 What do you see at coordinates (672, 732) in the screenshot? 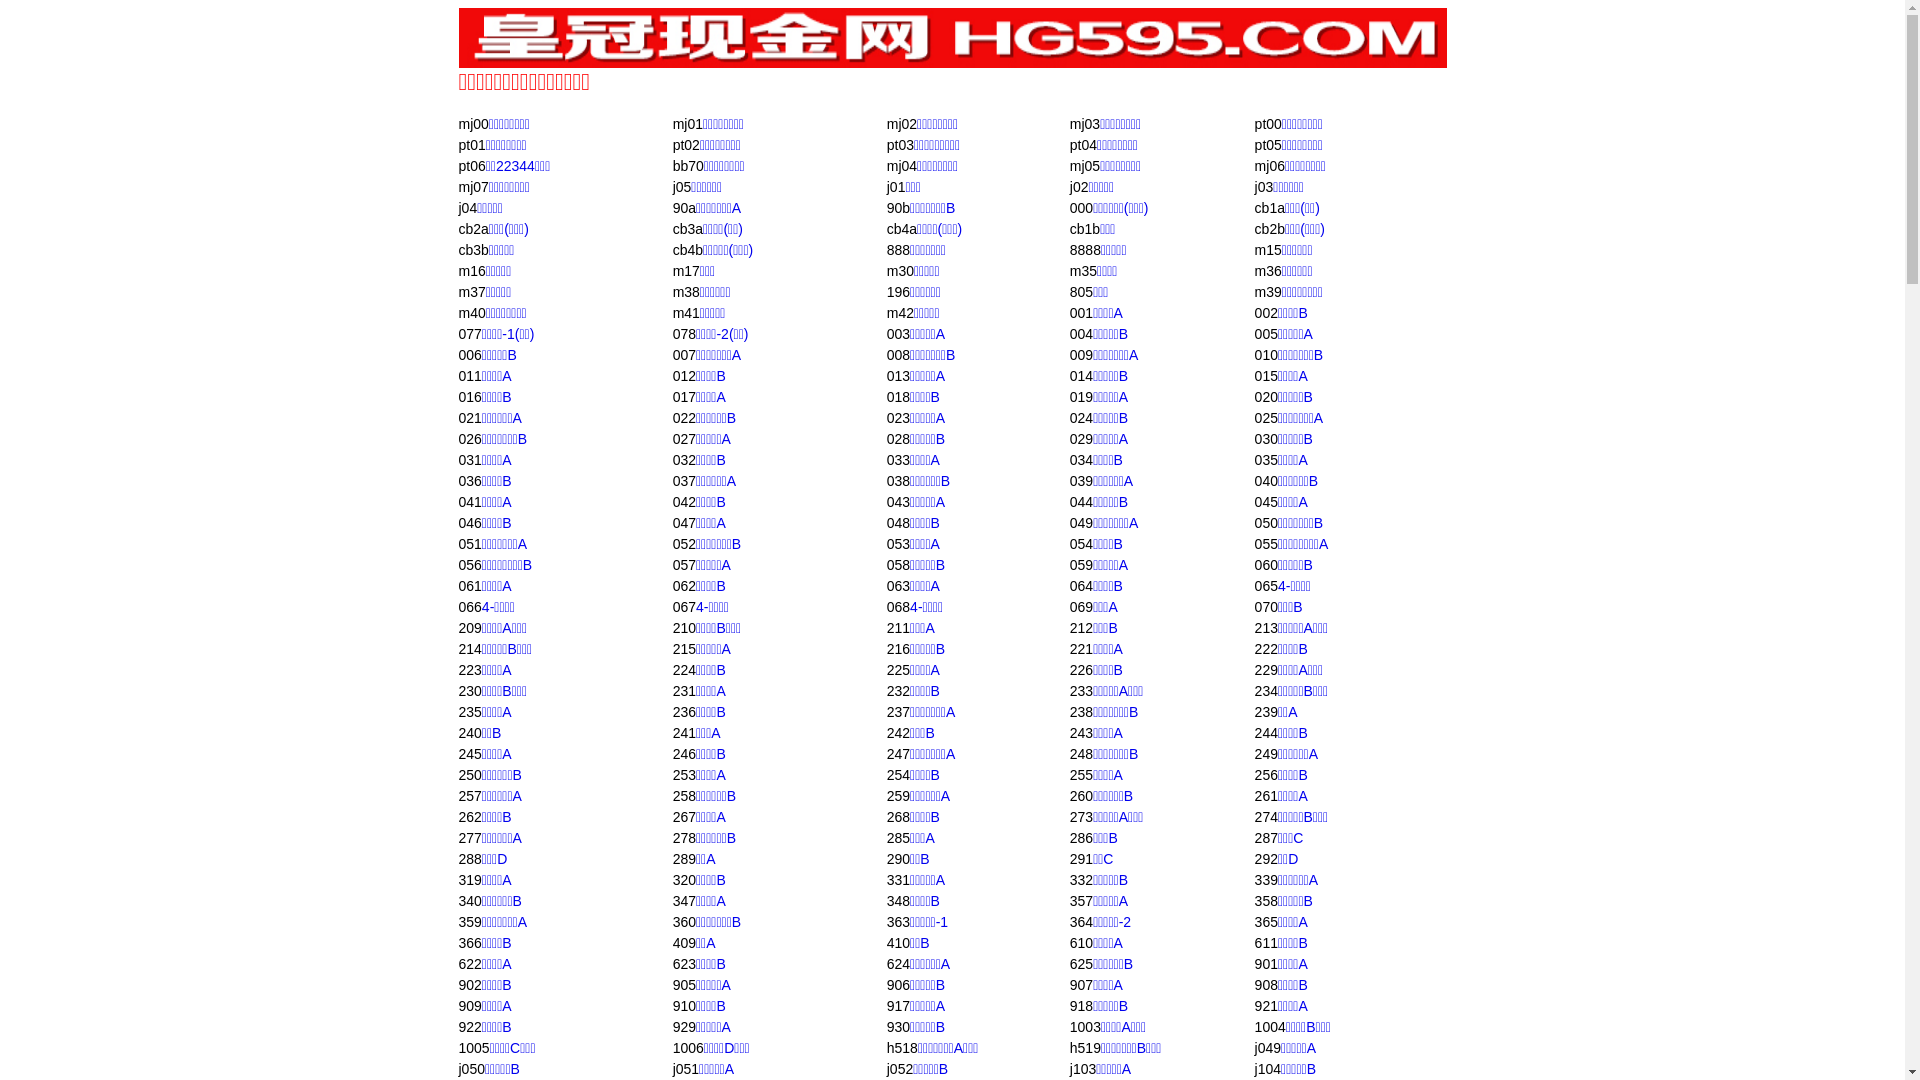
I see `'241'` at bounding box center [672, 732].